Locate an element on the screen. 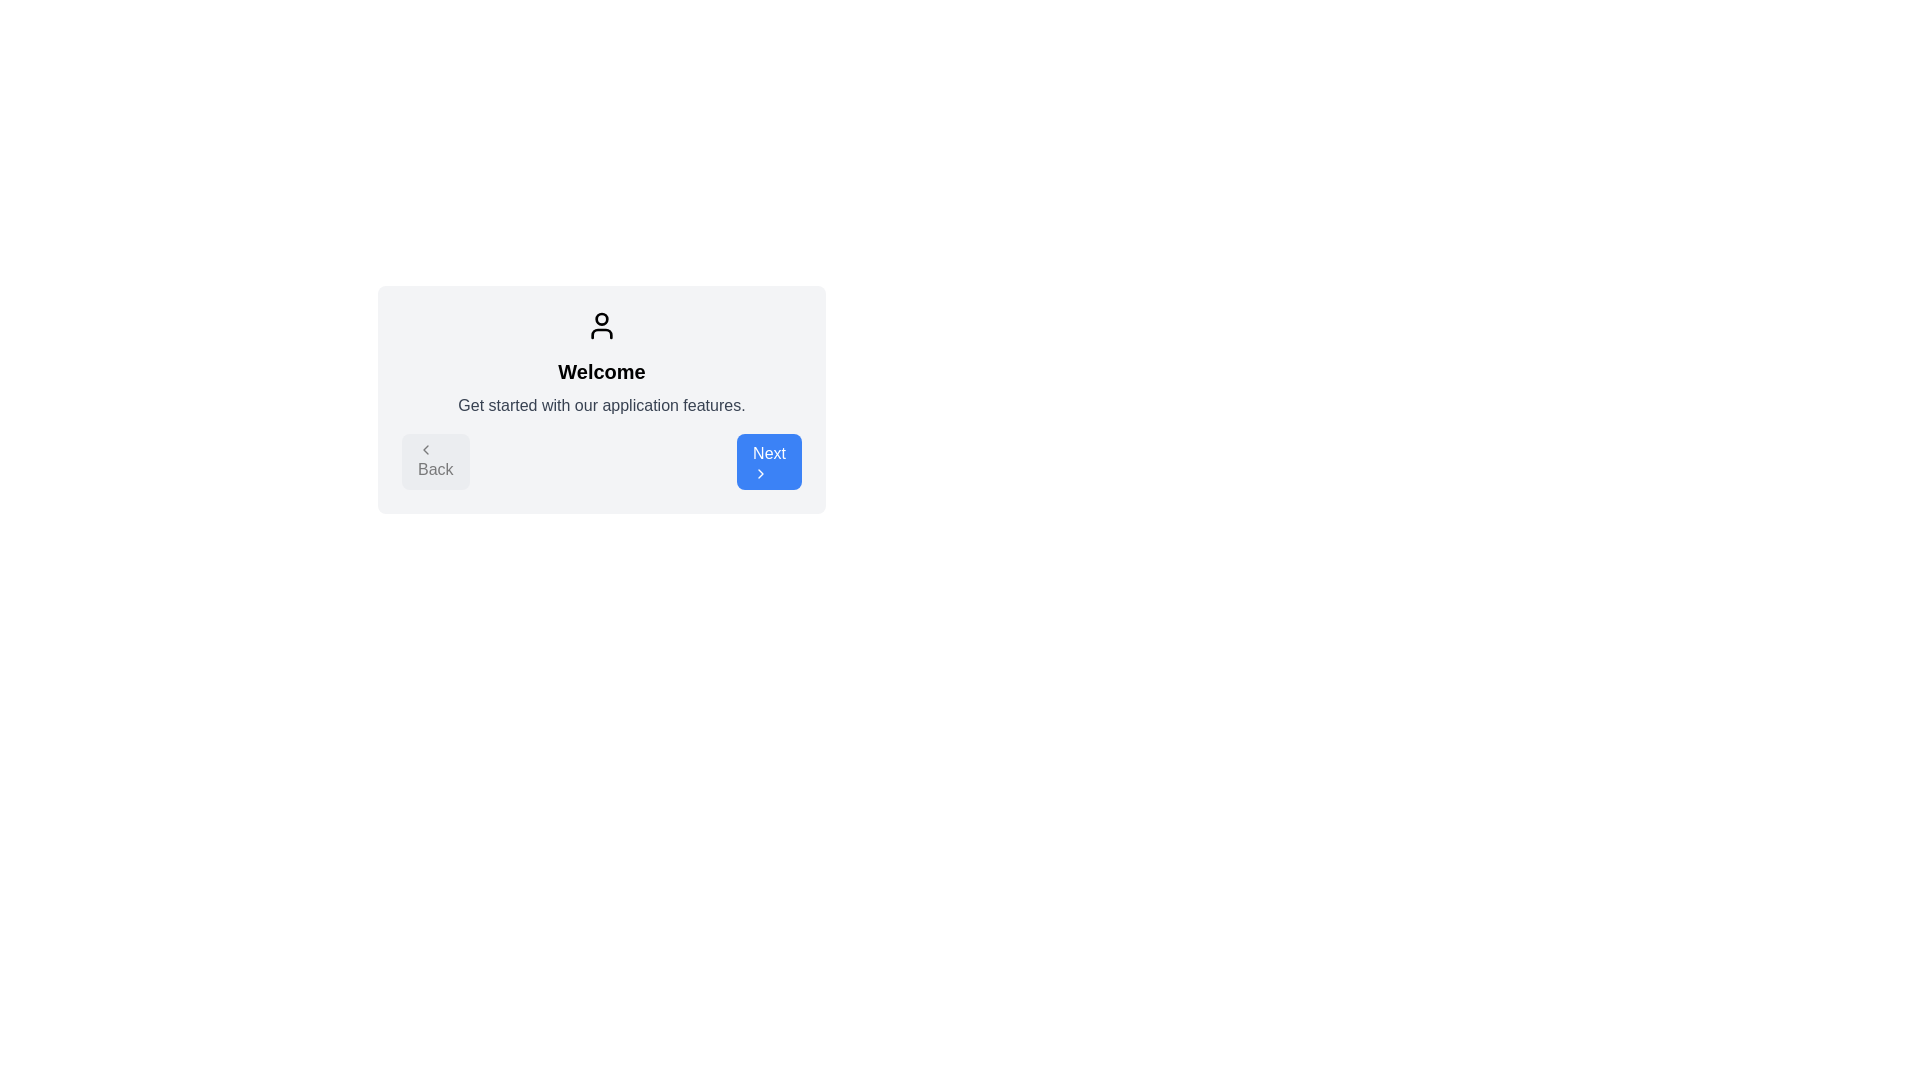 This screenshot has height=1080, width=1920. the 'Next' button which contains the visual indicator icon positioned at the right end of the button is located at coordinates (760, 474).